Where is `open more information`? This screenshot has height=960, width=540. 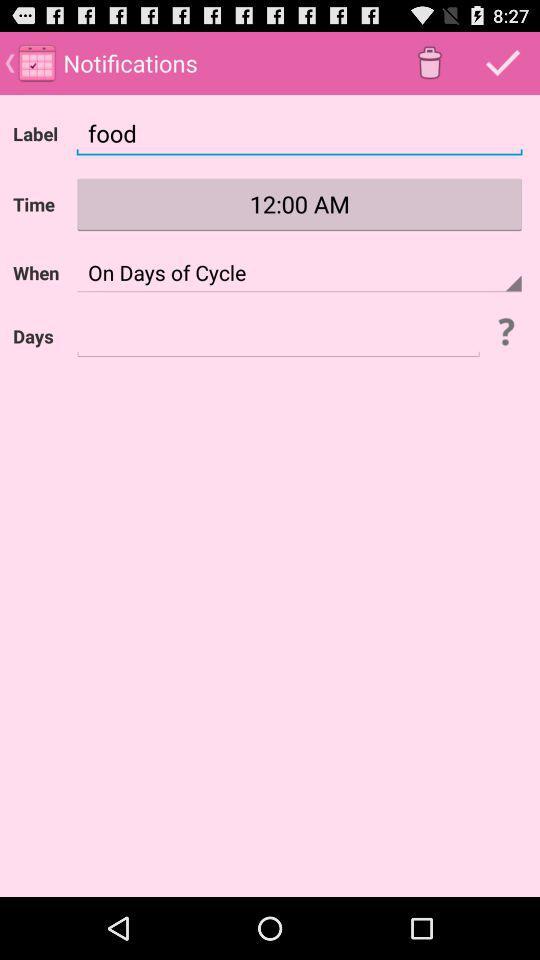
open more information is located at coordinates (504, 331).